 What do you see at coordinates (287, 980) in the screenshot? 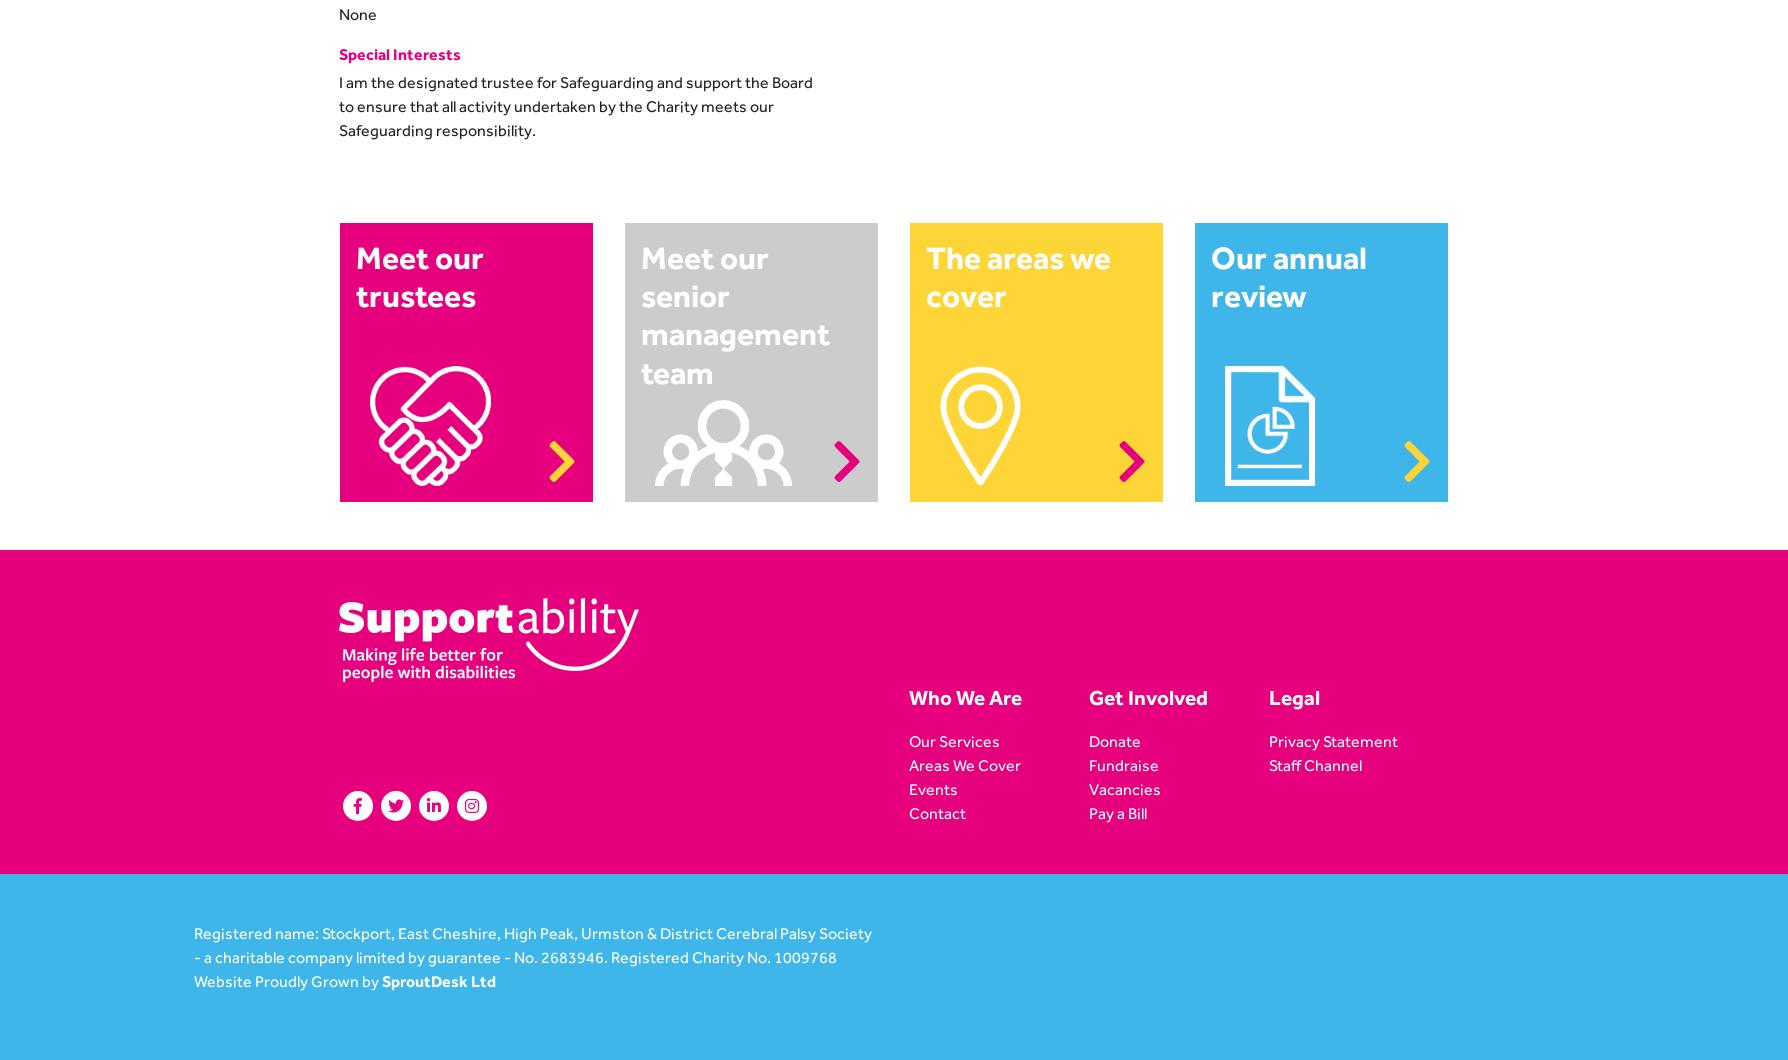
I see `'Website Proudly Grown by'` at bounding box center [287, 980].